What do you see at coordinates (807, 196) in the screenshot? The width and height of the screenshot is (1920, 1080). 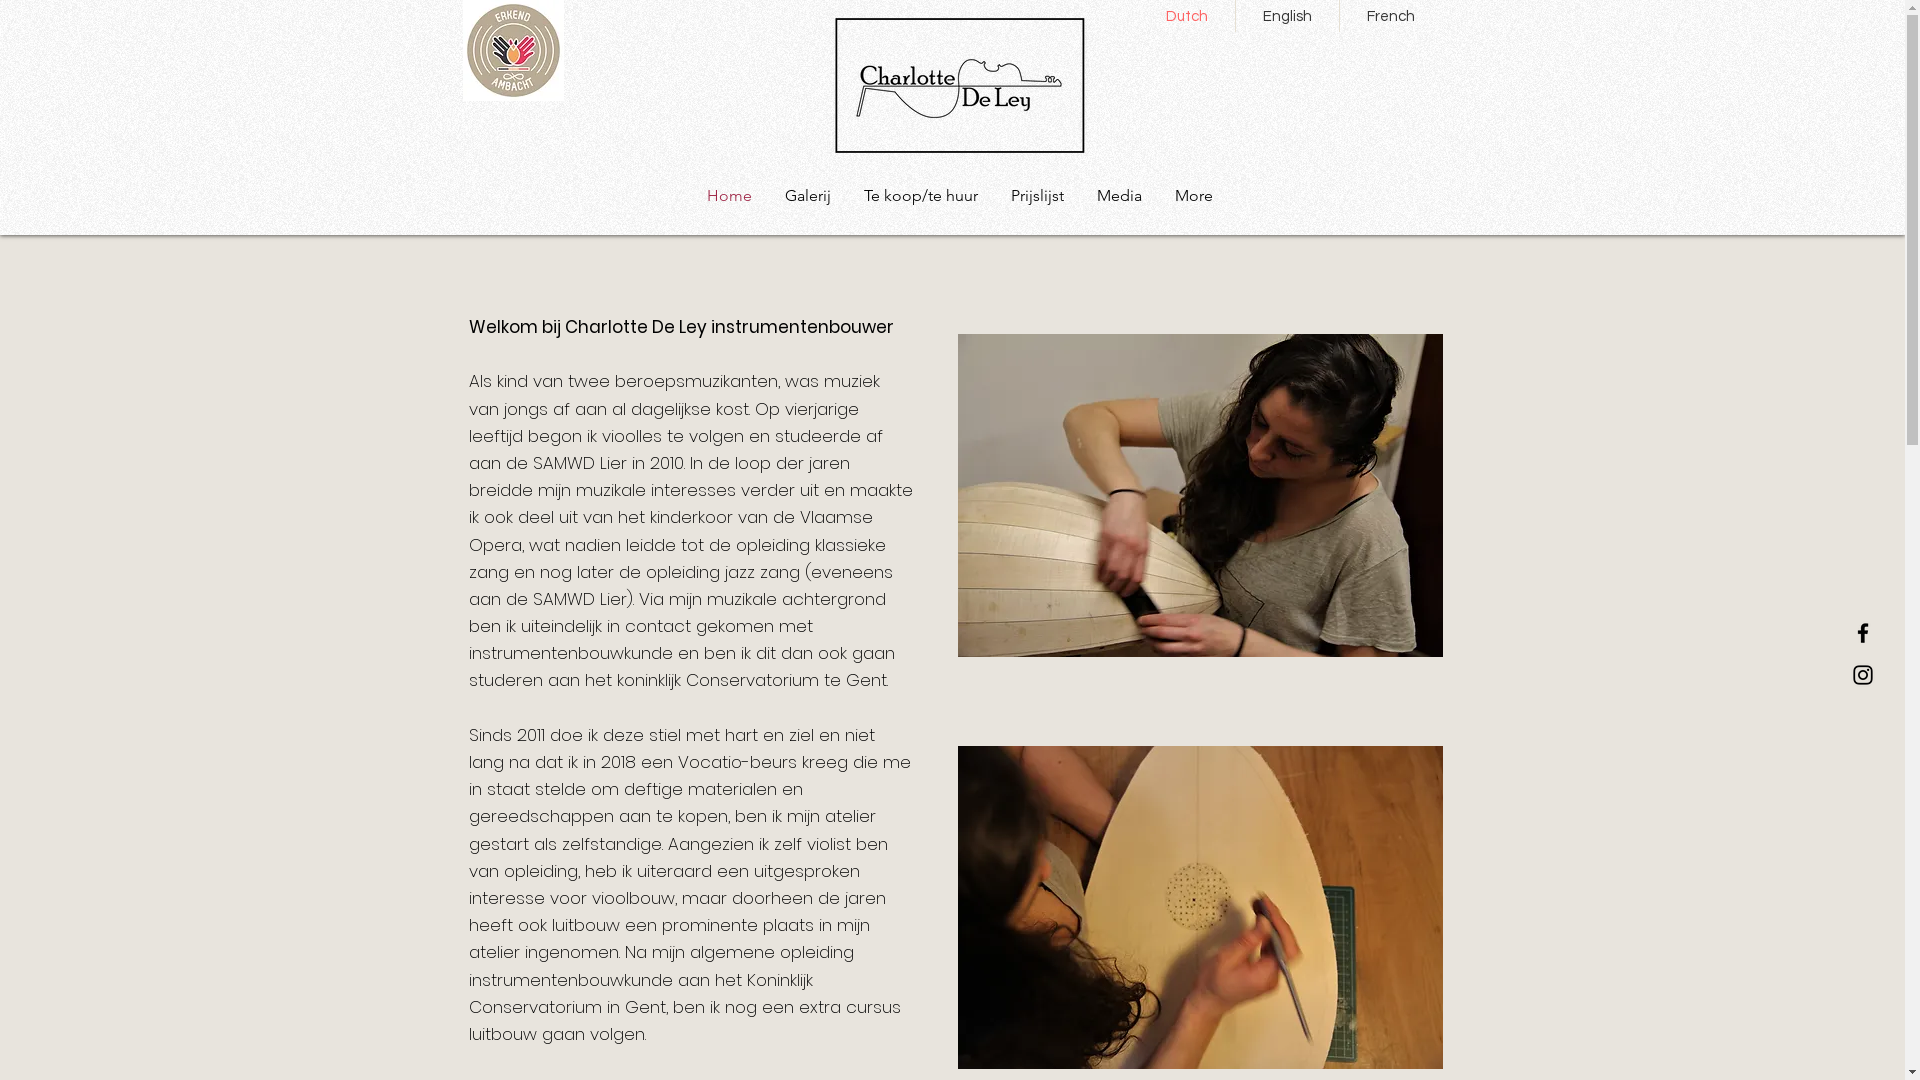 I see `'Galerij'` at bounding box center [807, 196].